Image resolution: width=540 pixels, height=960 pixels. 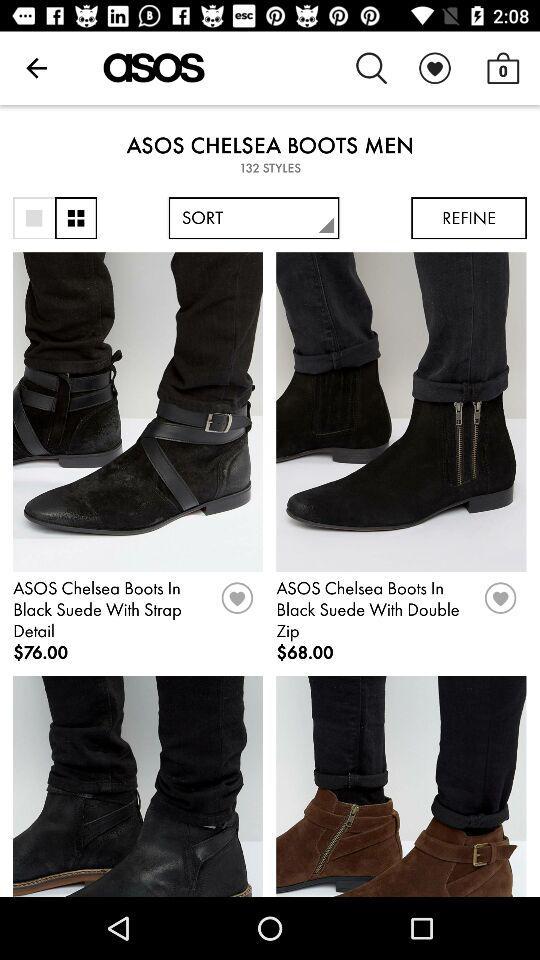 What do you see at coordinates (502, 68) in the screenshot?
I see `the icon above the asos chelsea boots item` at bounding box center [502, 68].